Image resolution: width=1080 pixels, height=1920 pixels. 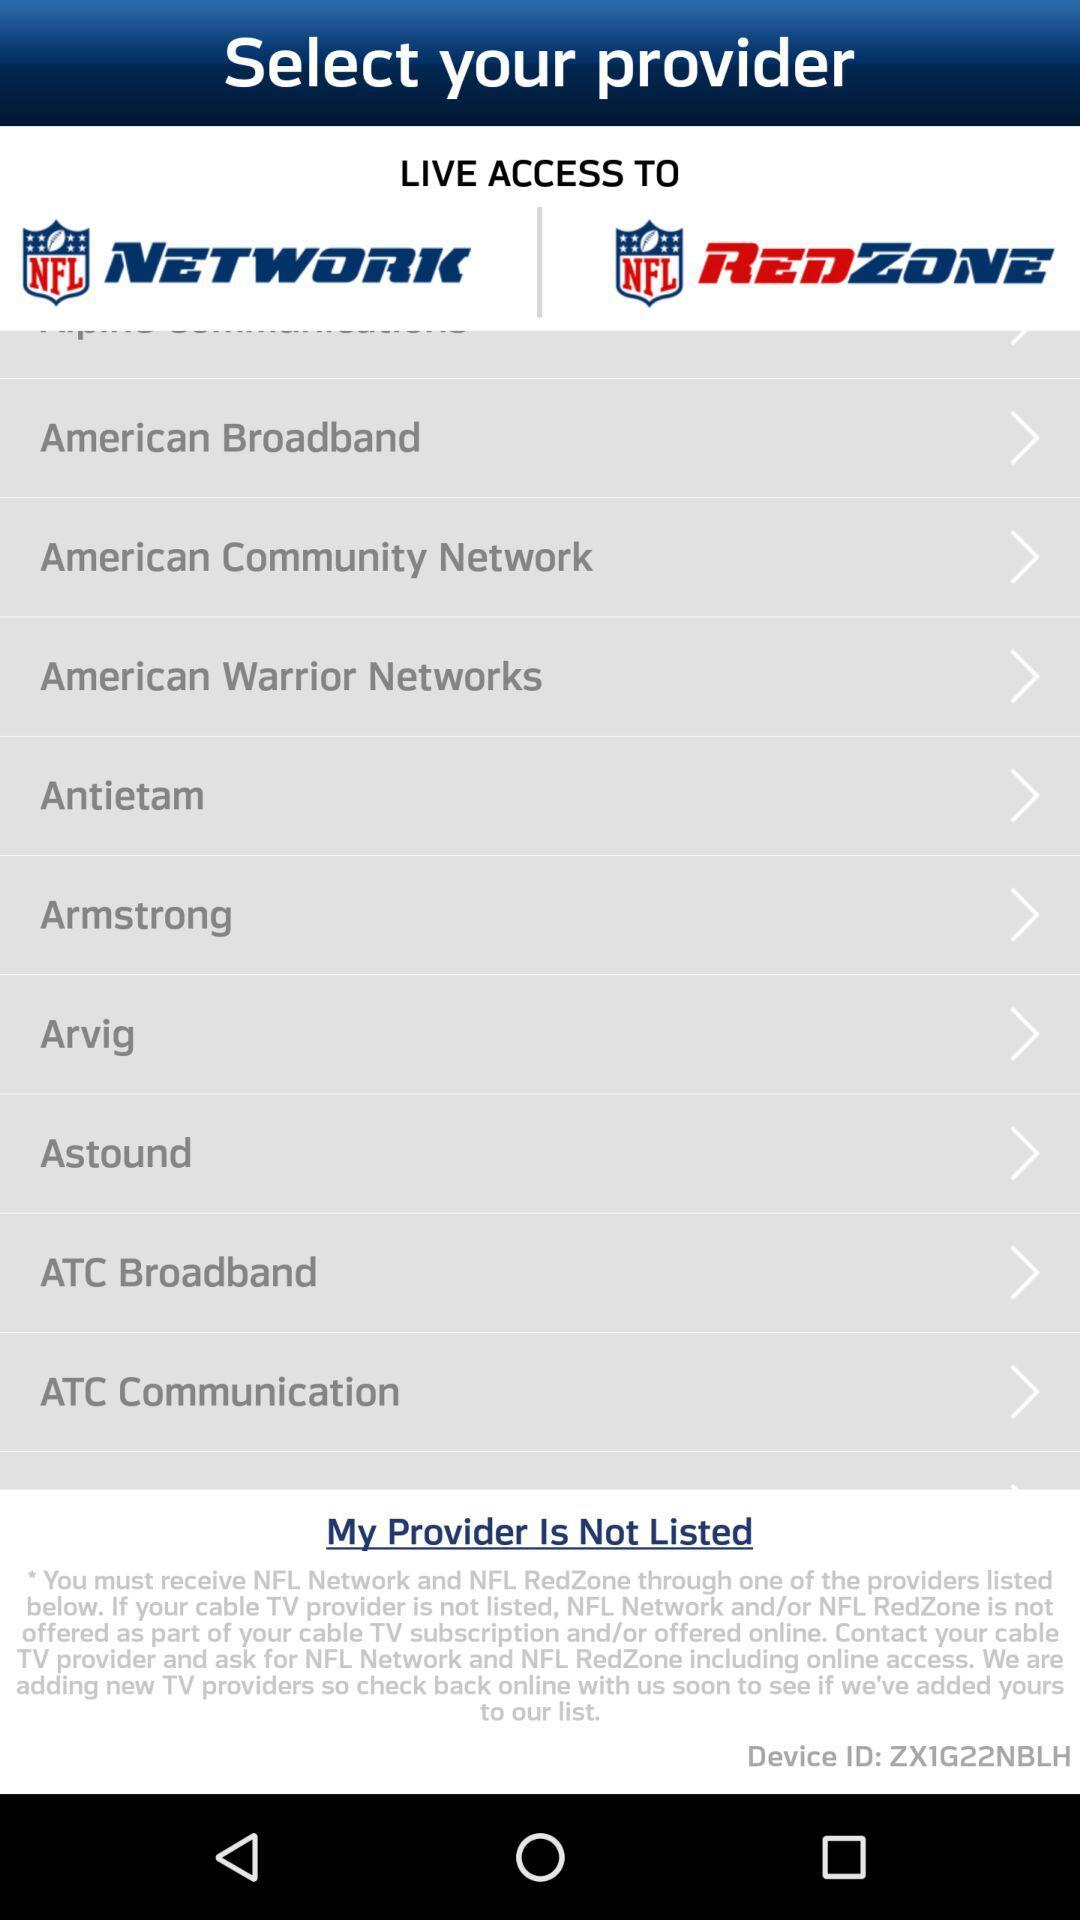 I want to click on the symbol which is right to network, so click(x=833, y=261).